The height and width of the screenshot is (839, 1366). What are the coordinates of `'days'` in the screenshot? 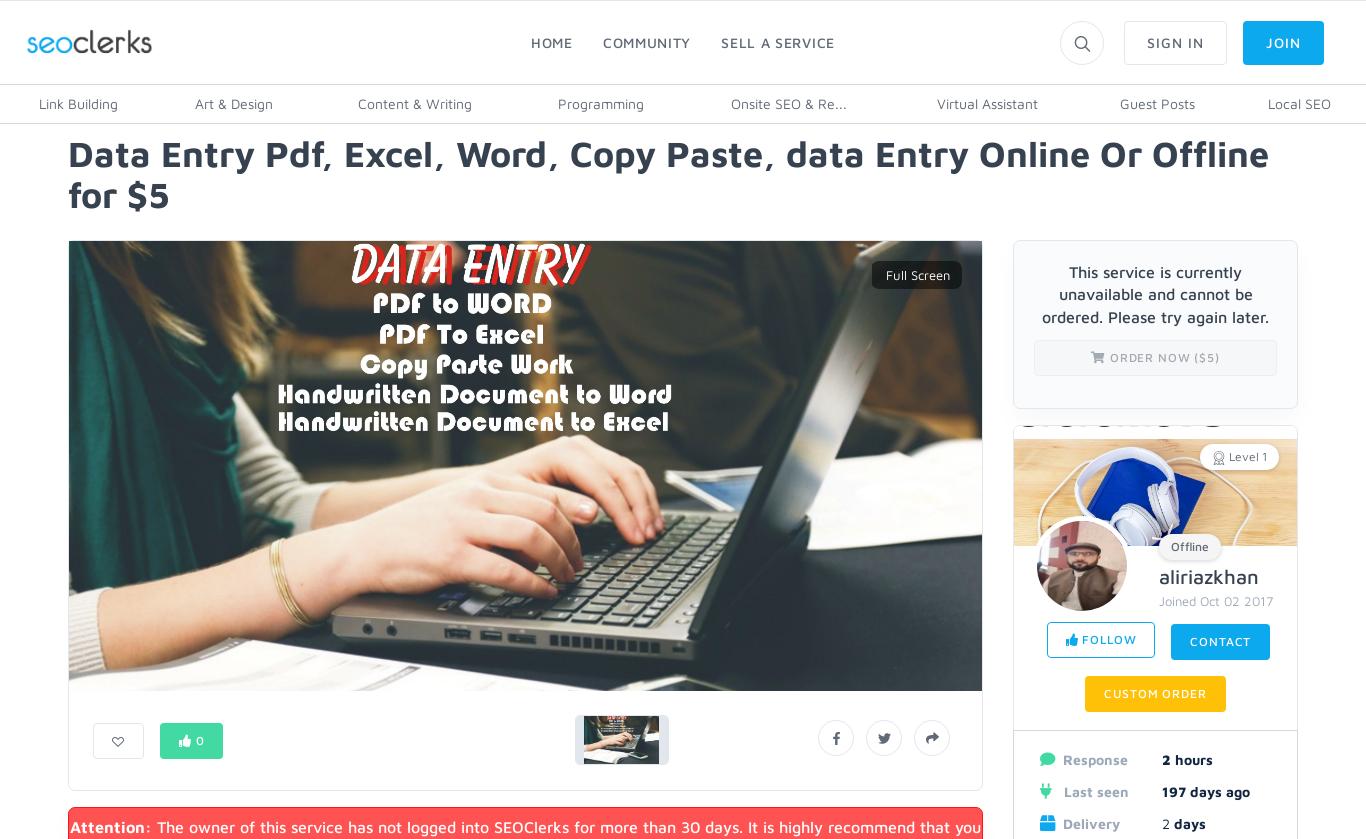 It's located at (1187, 821).